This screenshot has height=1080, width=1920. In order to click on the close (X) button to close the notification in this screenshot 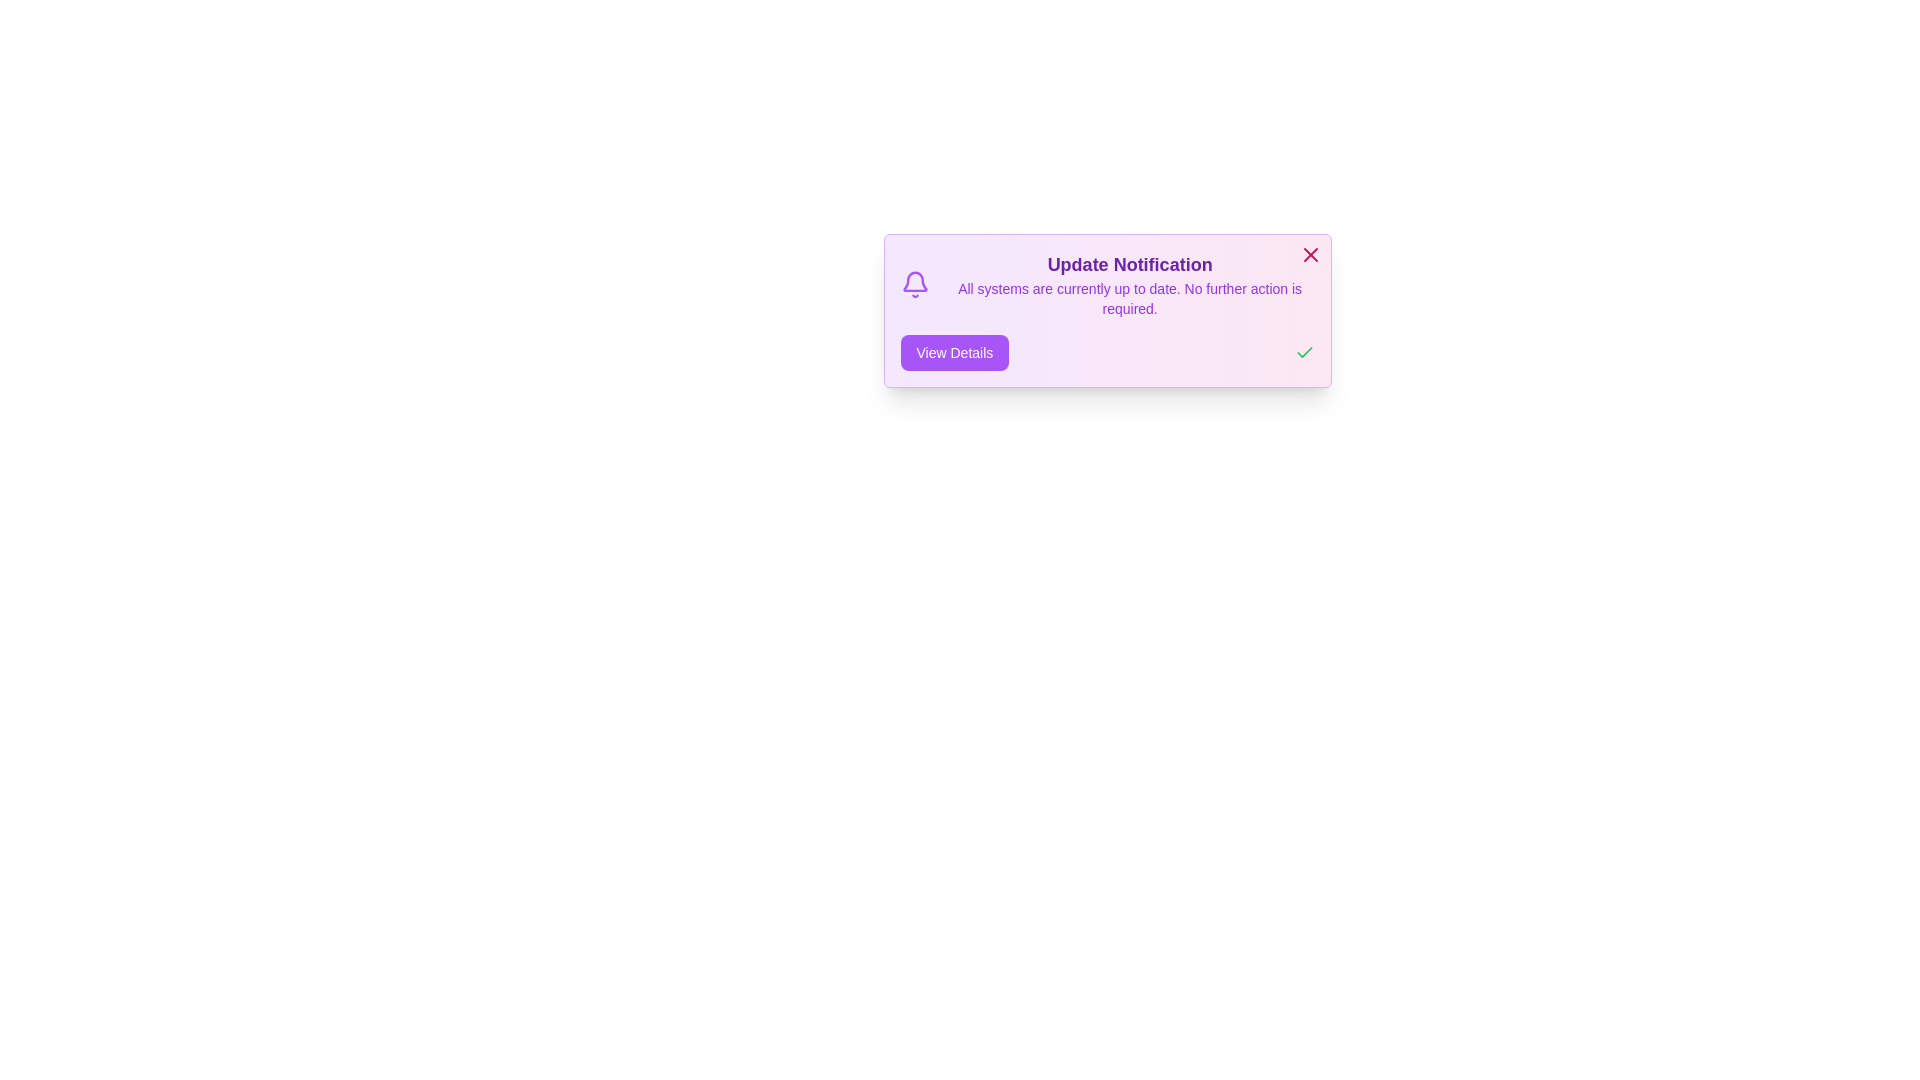, I will do `click(1310, 253)`.